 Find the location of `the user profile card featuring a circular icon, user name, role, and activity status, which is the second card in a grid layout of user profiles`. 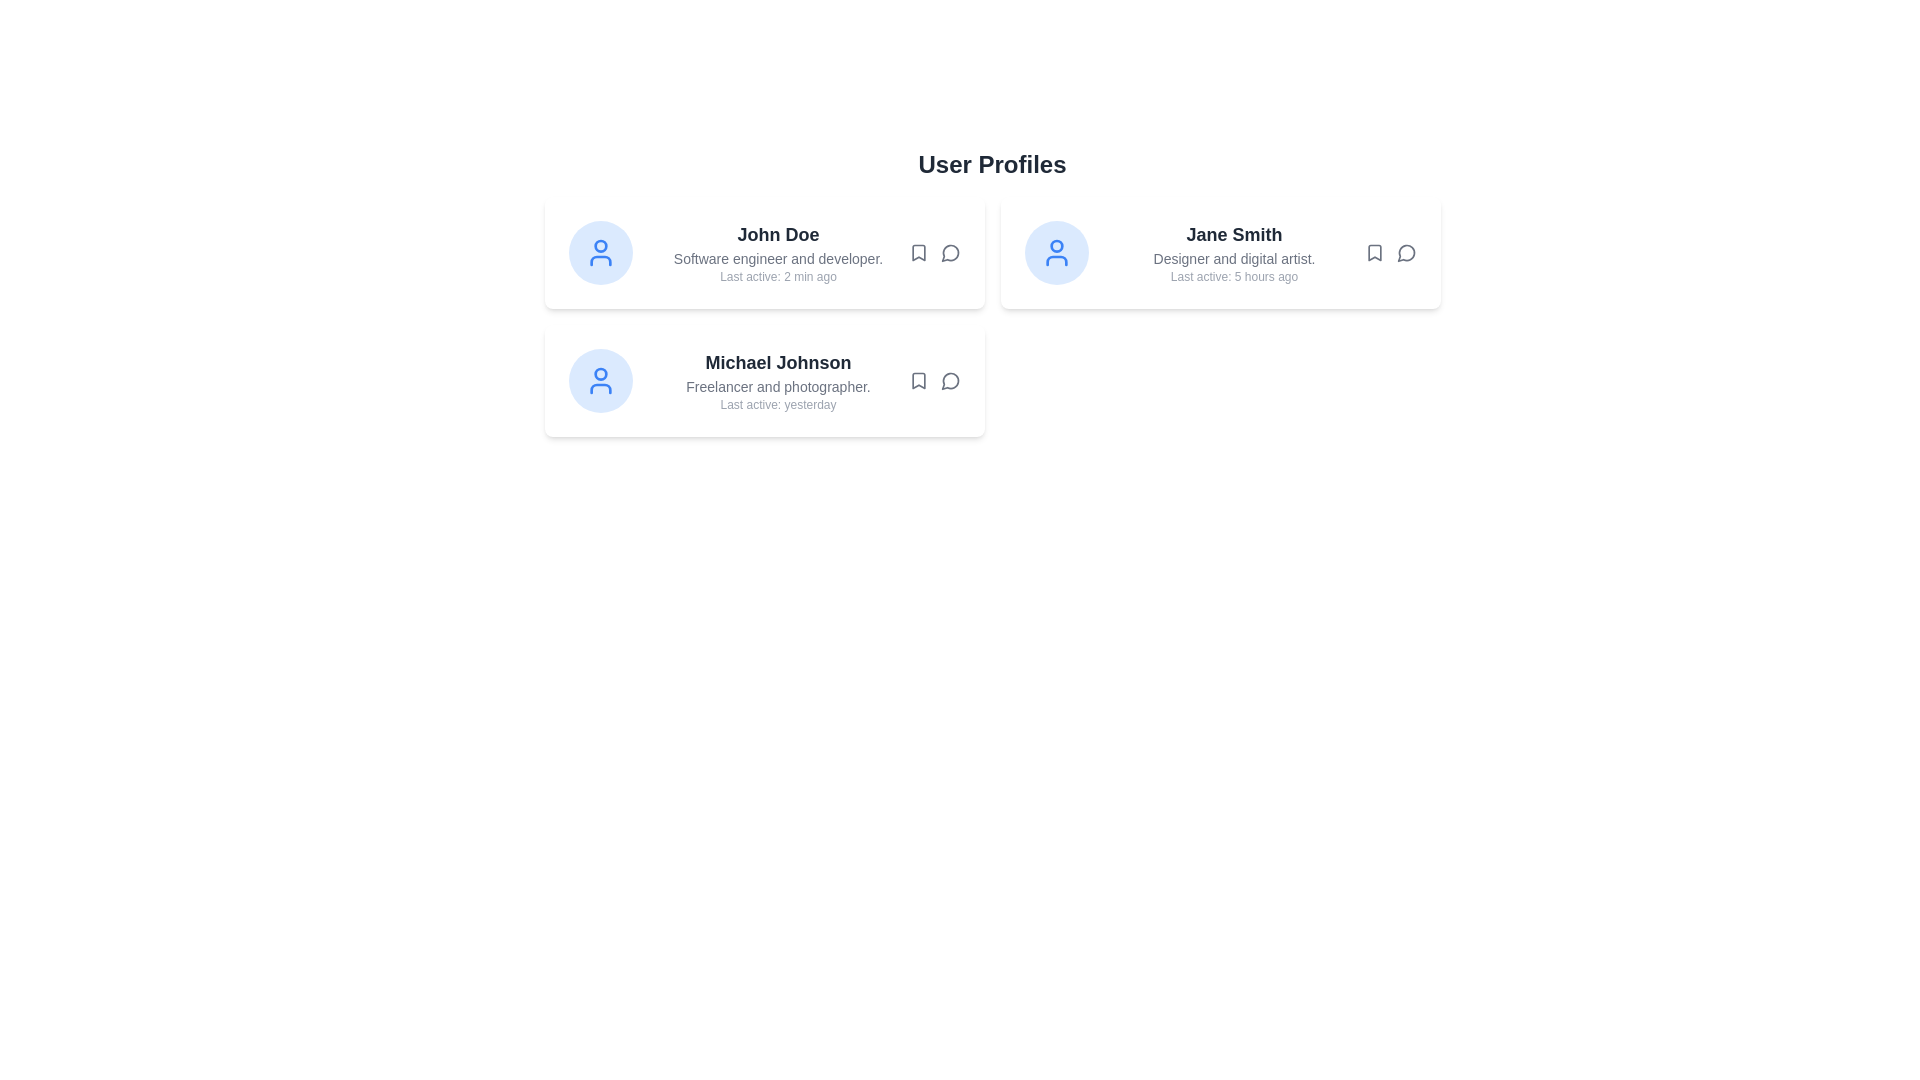

the user profile card featuring a circular icon, user name, role, and activity status, which is the second card in a grid layout of user profiles is located at coordinates (1219, 252).